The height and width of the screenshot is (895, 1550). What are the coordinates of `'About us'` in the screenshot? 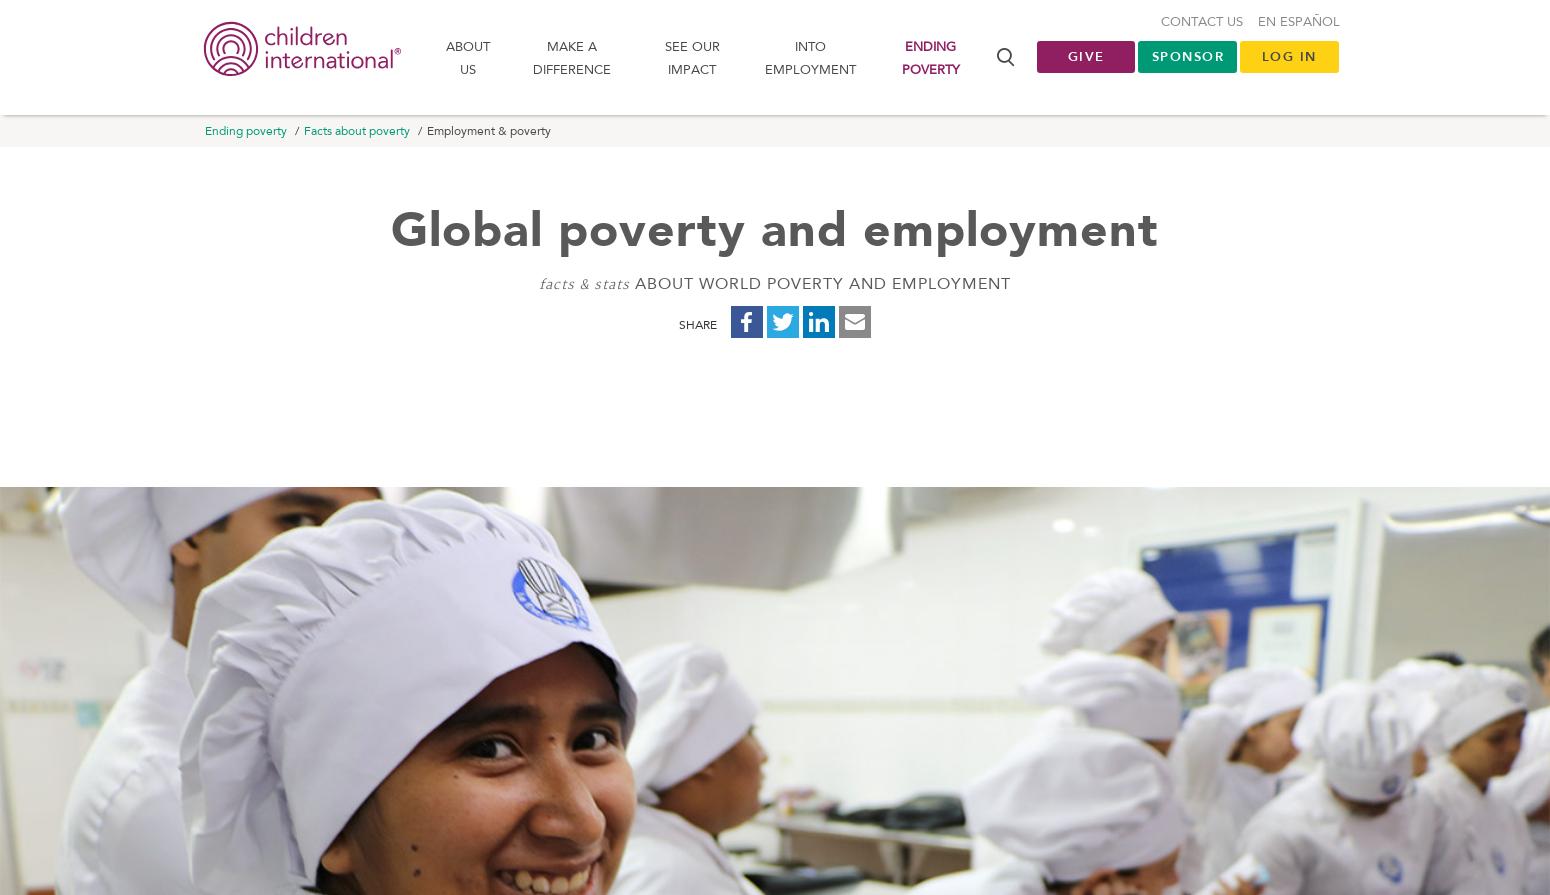 It's located at (466, 63).